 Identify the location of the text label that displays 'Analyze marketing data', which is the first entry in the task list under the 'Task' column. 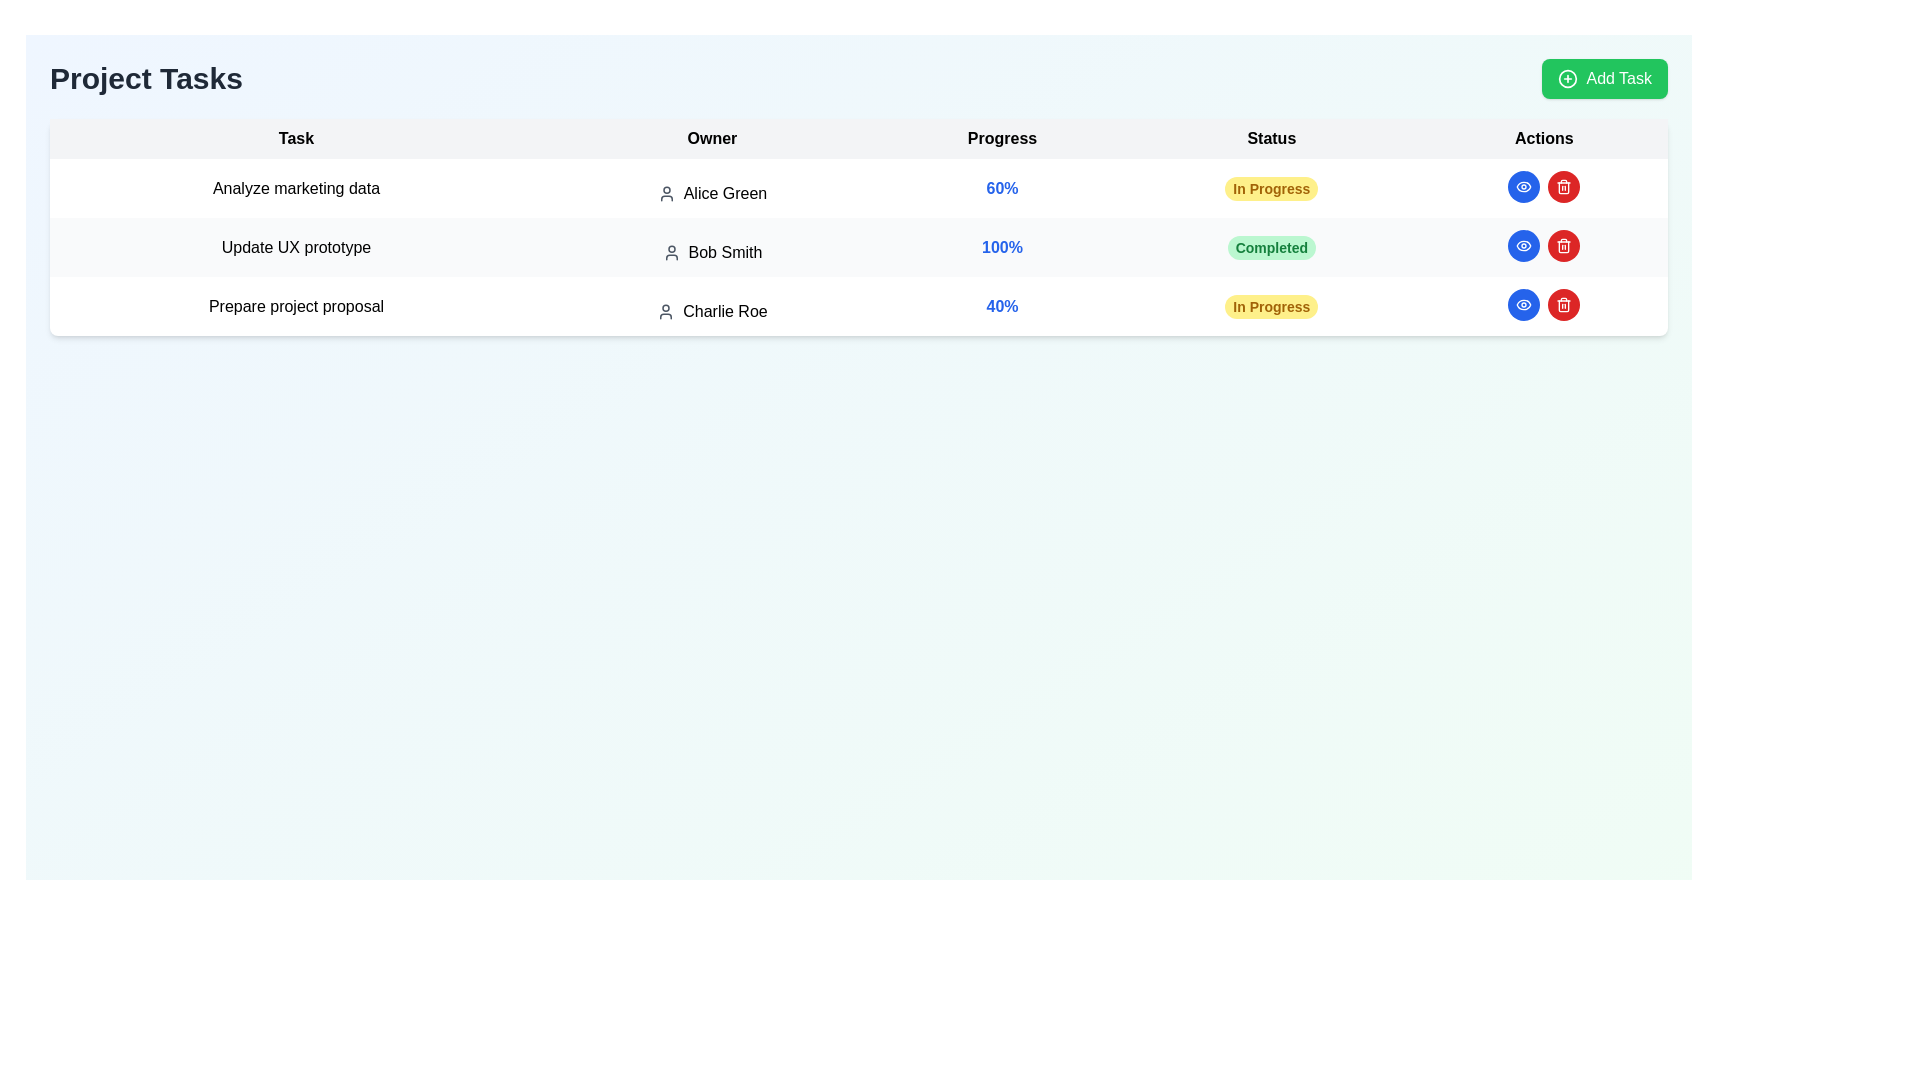
(295, 188).